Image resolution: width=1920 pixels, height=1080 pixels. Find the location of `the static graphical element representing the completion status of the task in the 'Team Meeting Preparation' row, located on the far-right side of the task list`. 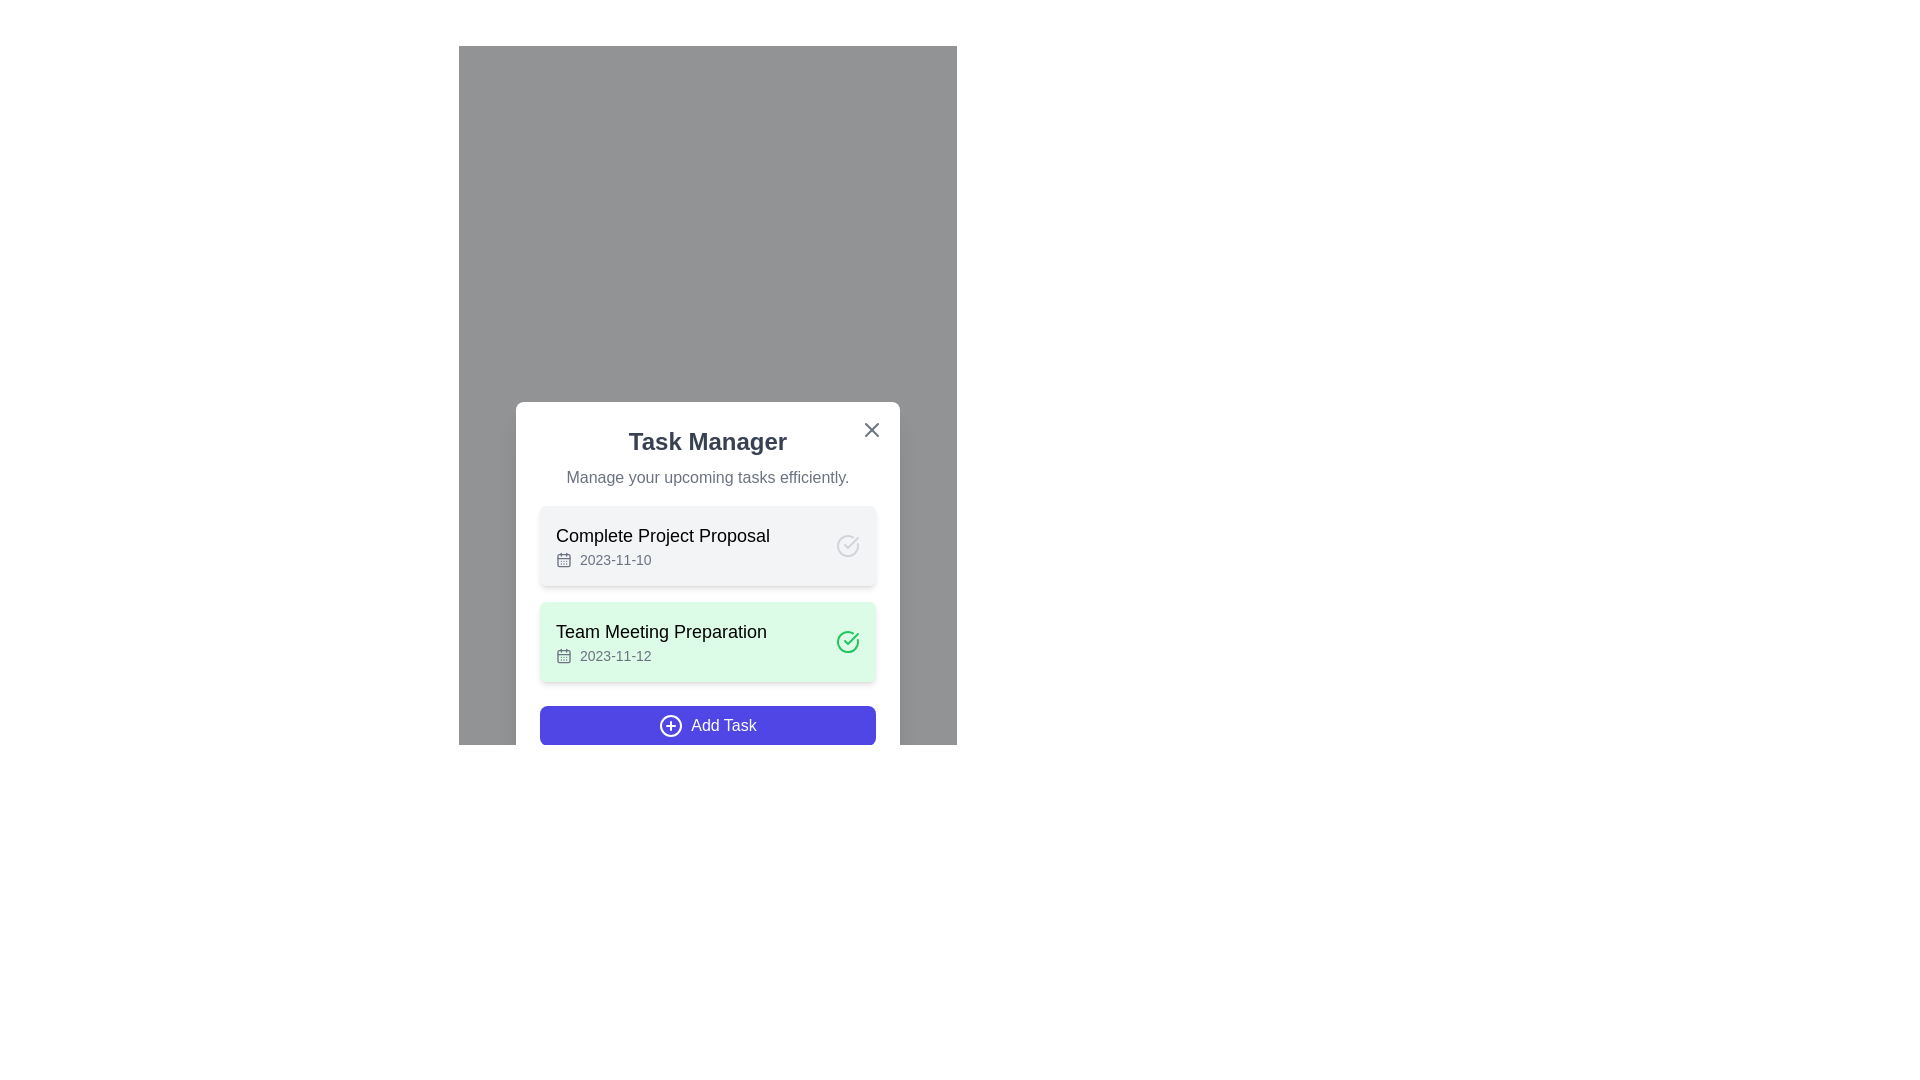

the static graphical element representing the completion status of the task in the 'Team Meeting Preparation' row, located on the far-right side of the task list is located at coordinates (848, 546).